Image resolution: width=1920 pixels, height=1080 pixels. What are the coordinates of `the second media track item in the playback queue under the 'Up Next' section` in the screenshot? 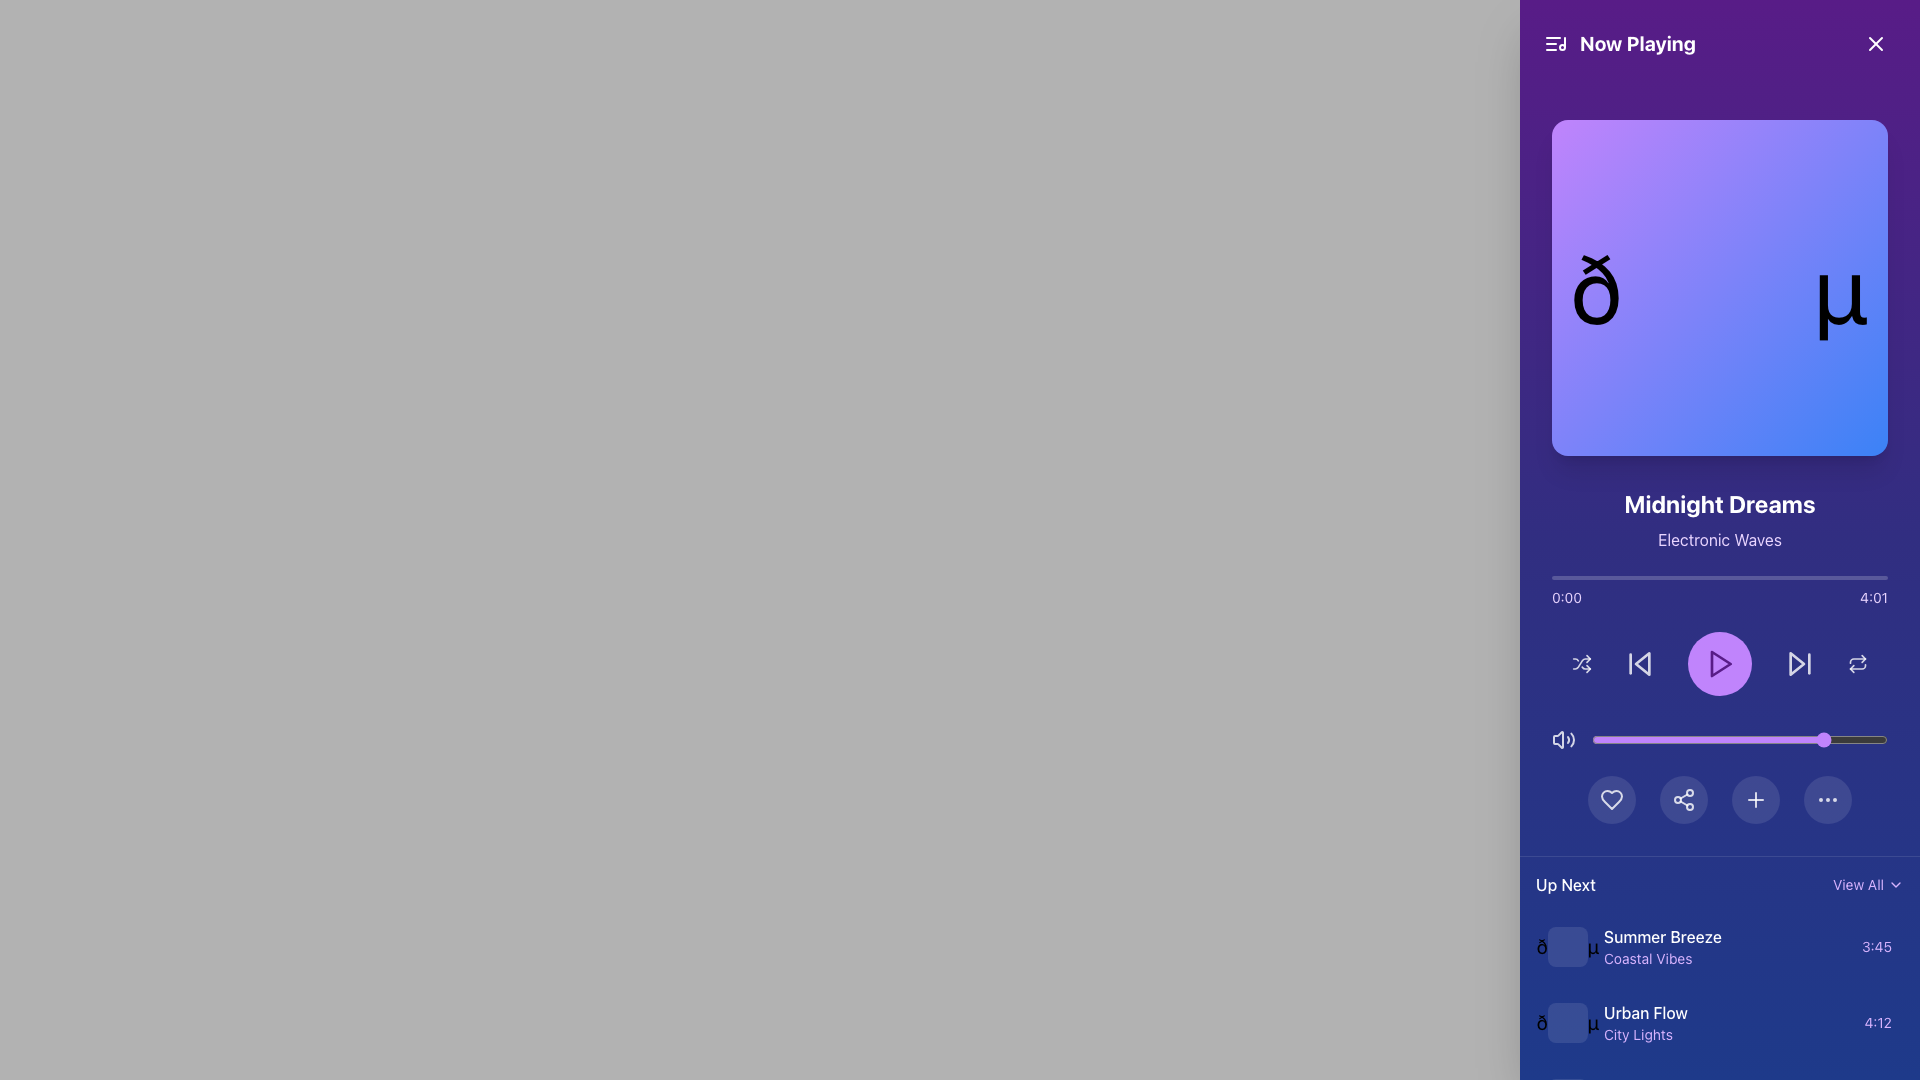 It's located at (1718, 1022).